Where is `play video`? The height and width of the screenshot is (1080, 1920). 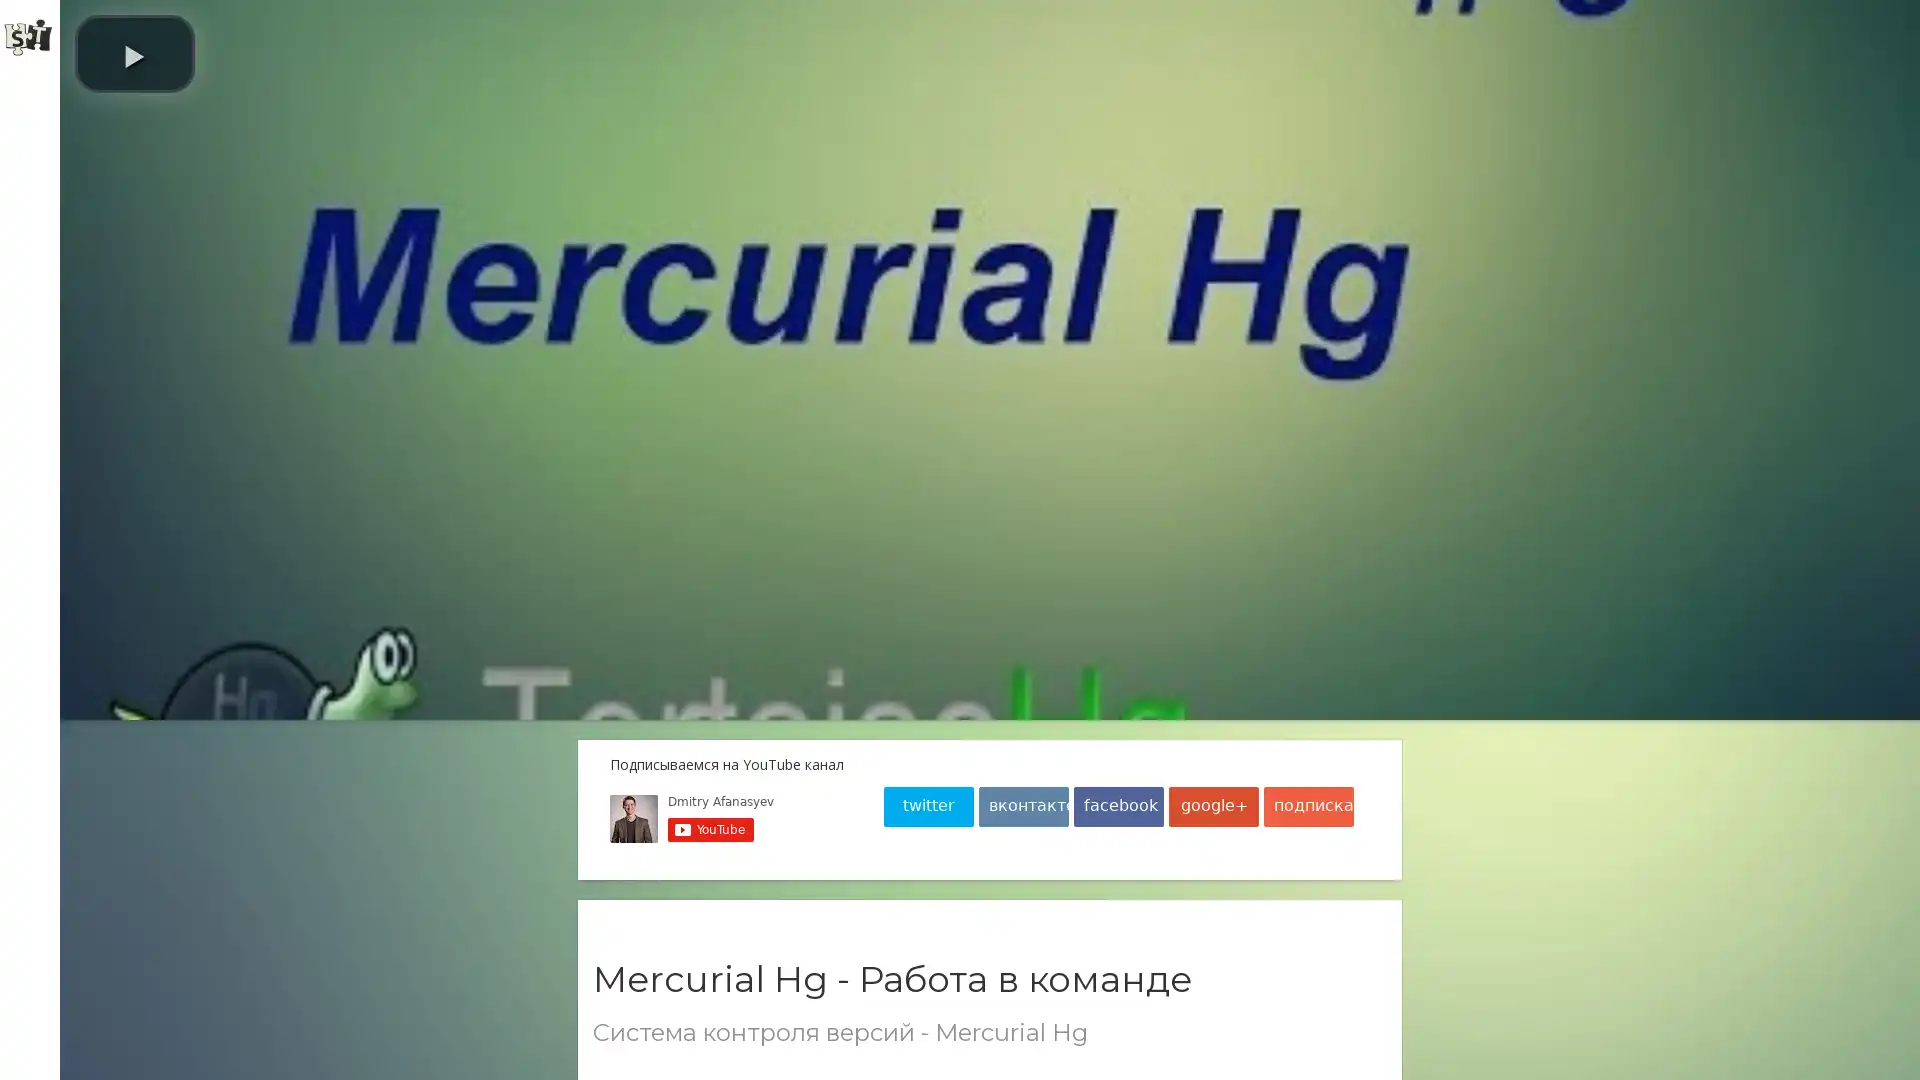 play video is located at coordinates (355, 53).